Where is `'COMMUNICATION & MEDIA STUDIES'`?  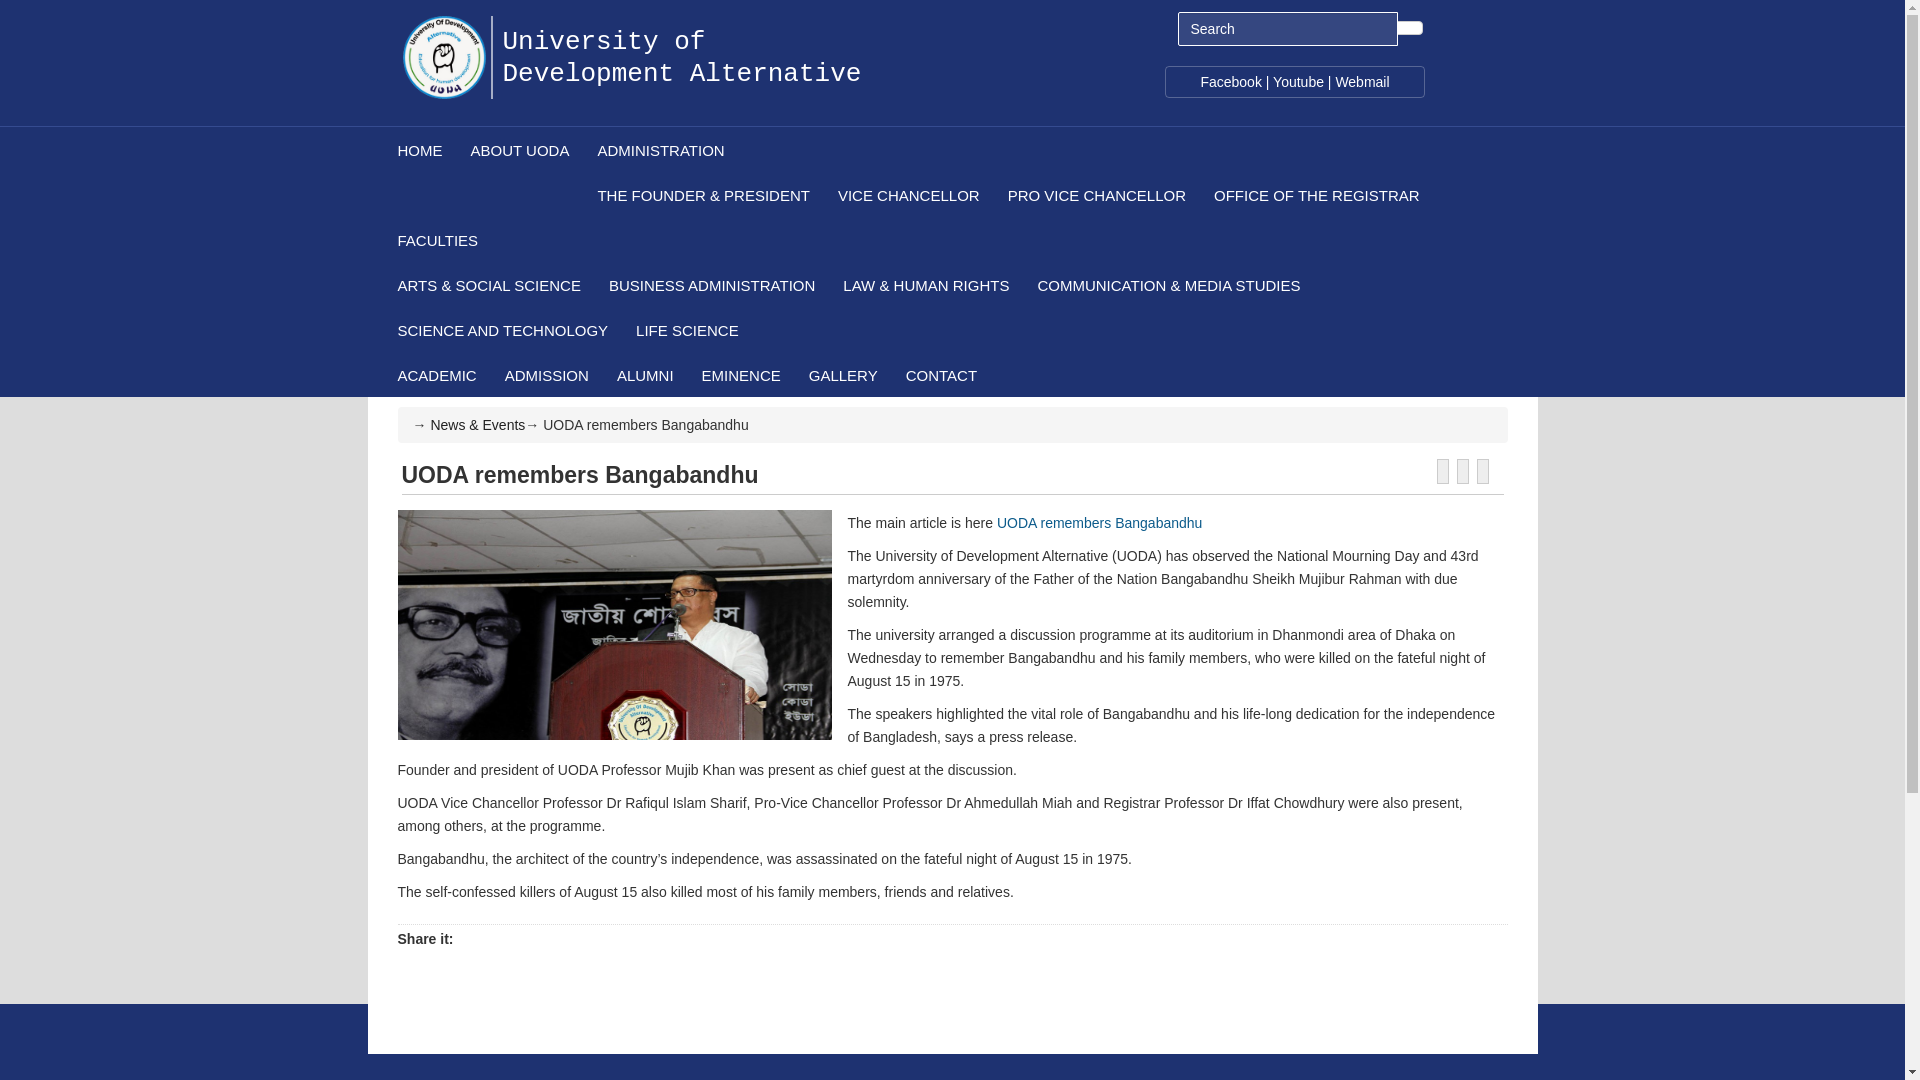 'COMMUNICATION & MEDIA STUDIES' is located at coordinates (1167, 284).